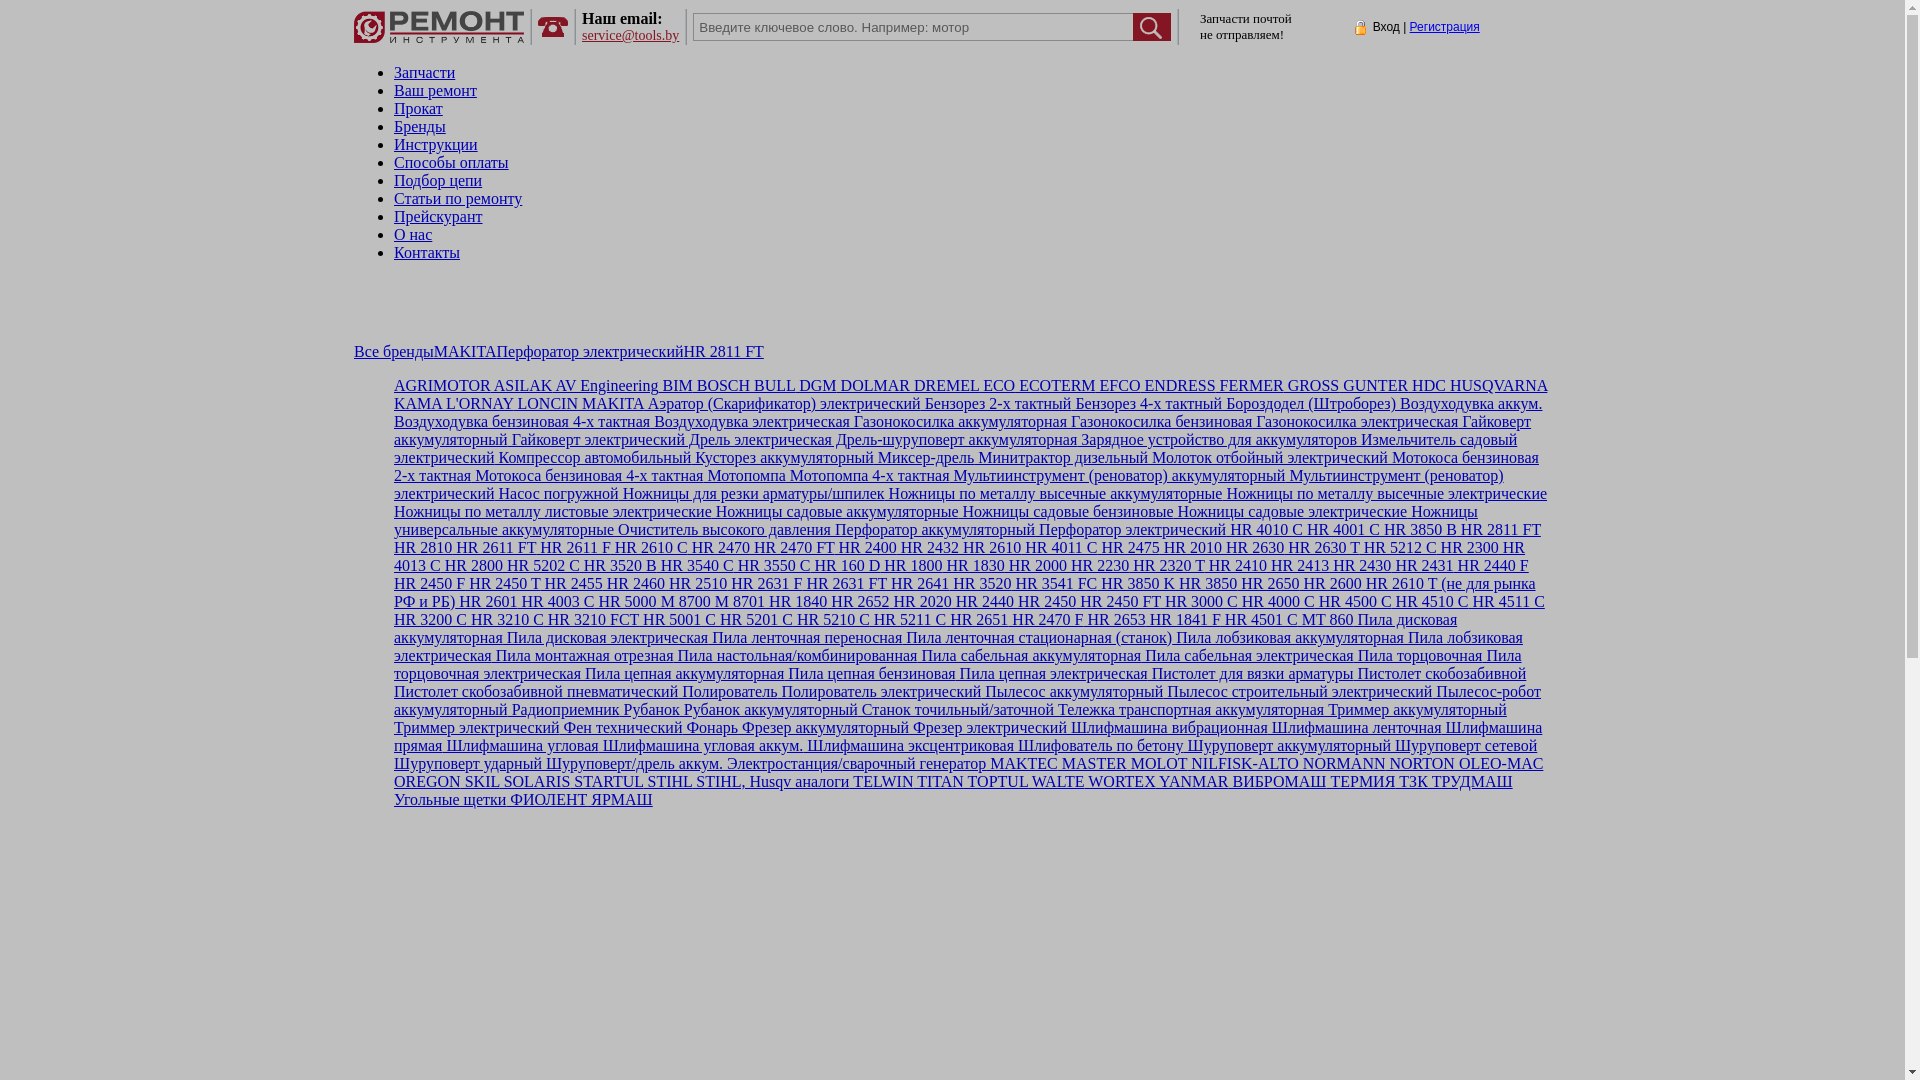 The image size is (1920, 1080). I want to click on 'HR 2470 FT', so click(791, 547).